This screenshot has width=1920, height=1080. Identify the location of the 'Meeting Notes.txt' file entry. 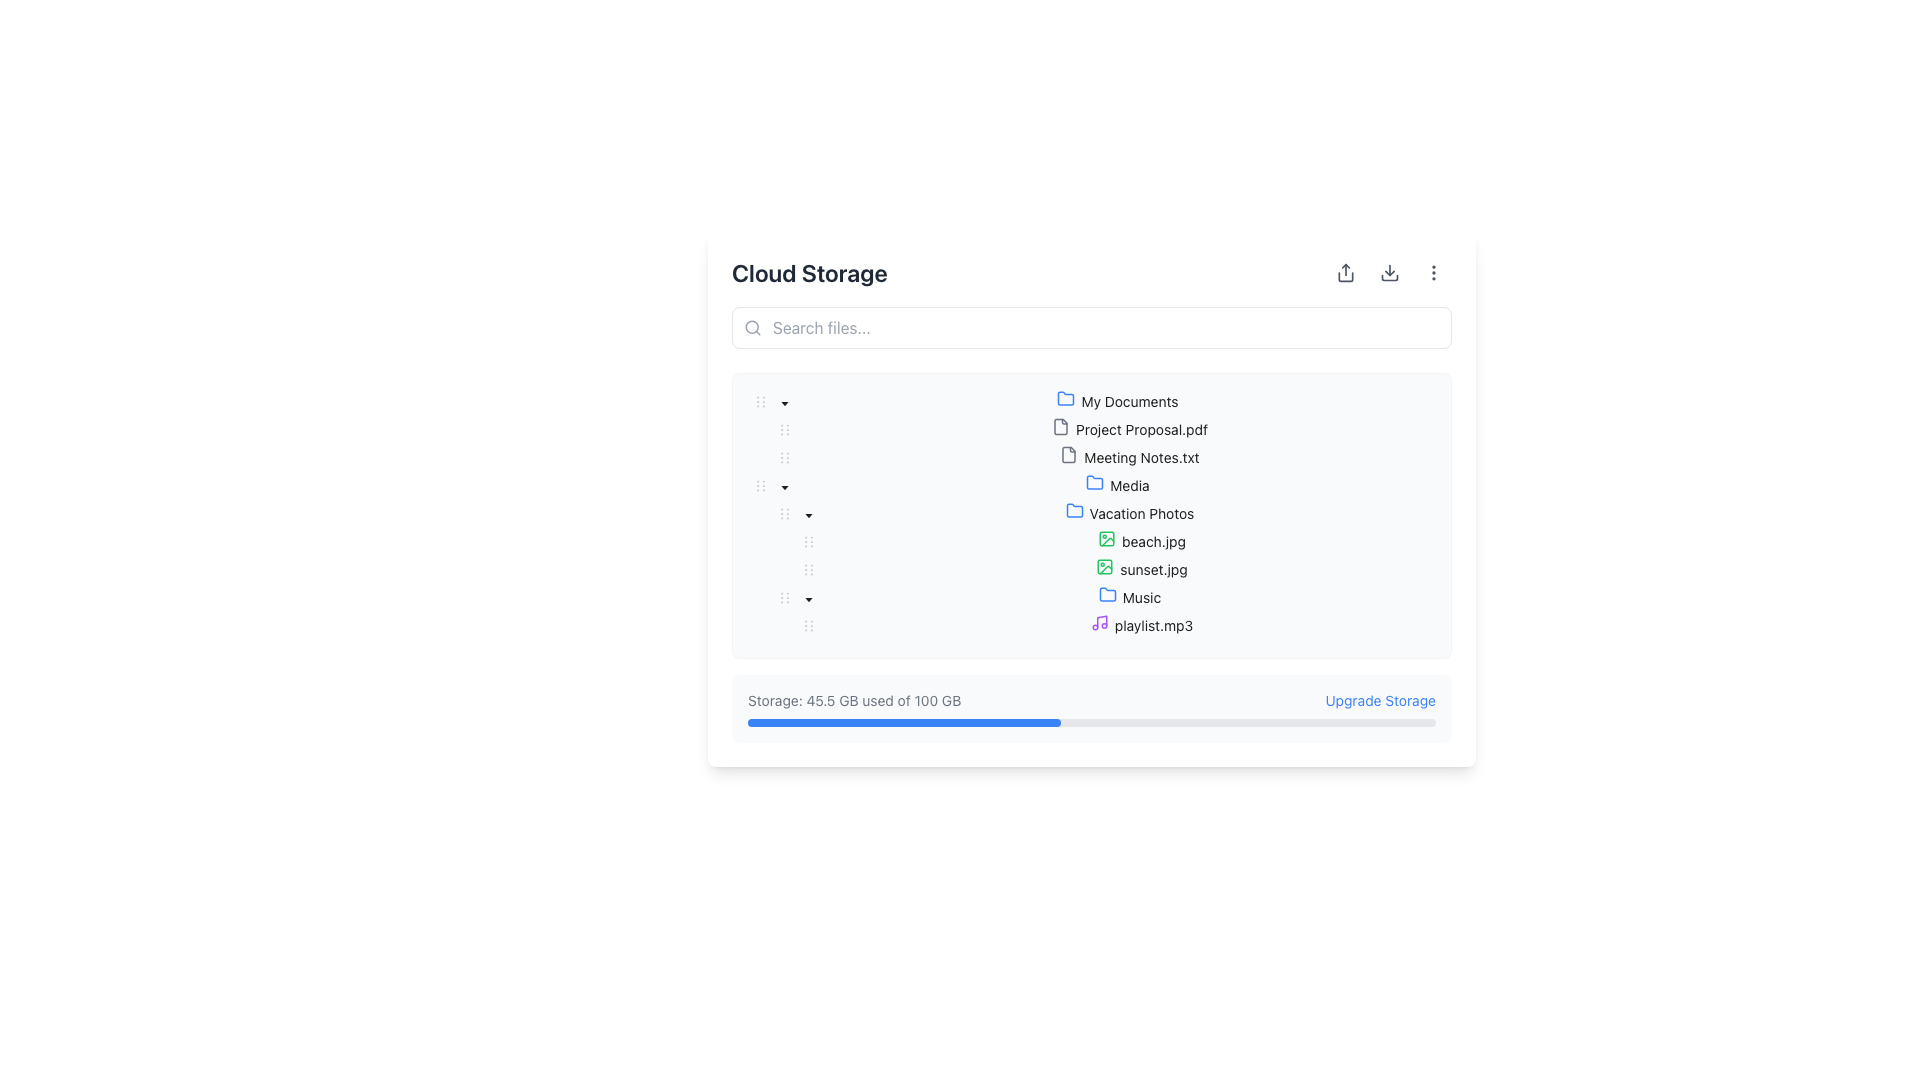
(1129, 458).